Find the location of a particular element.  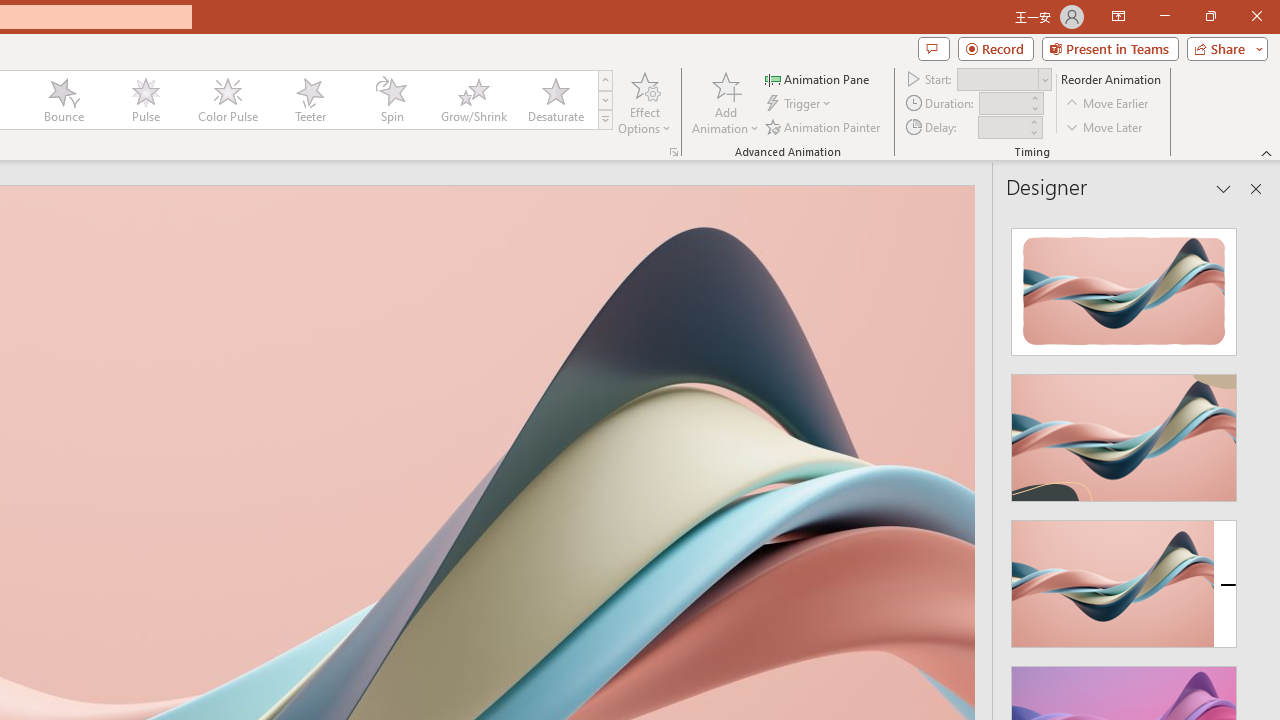

'Pulse' is located at coordinates (144, 100).